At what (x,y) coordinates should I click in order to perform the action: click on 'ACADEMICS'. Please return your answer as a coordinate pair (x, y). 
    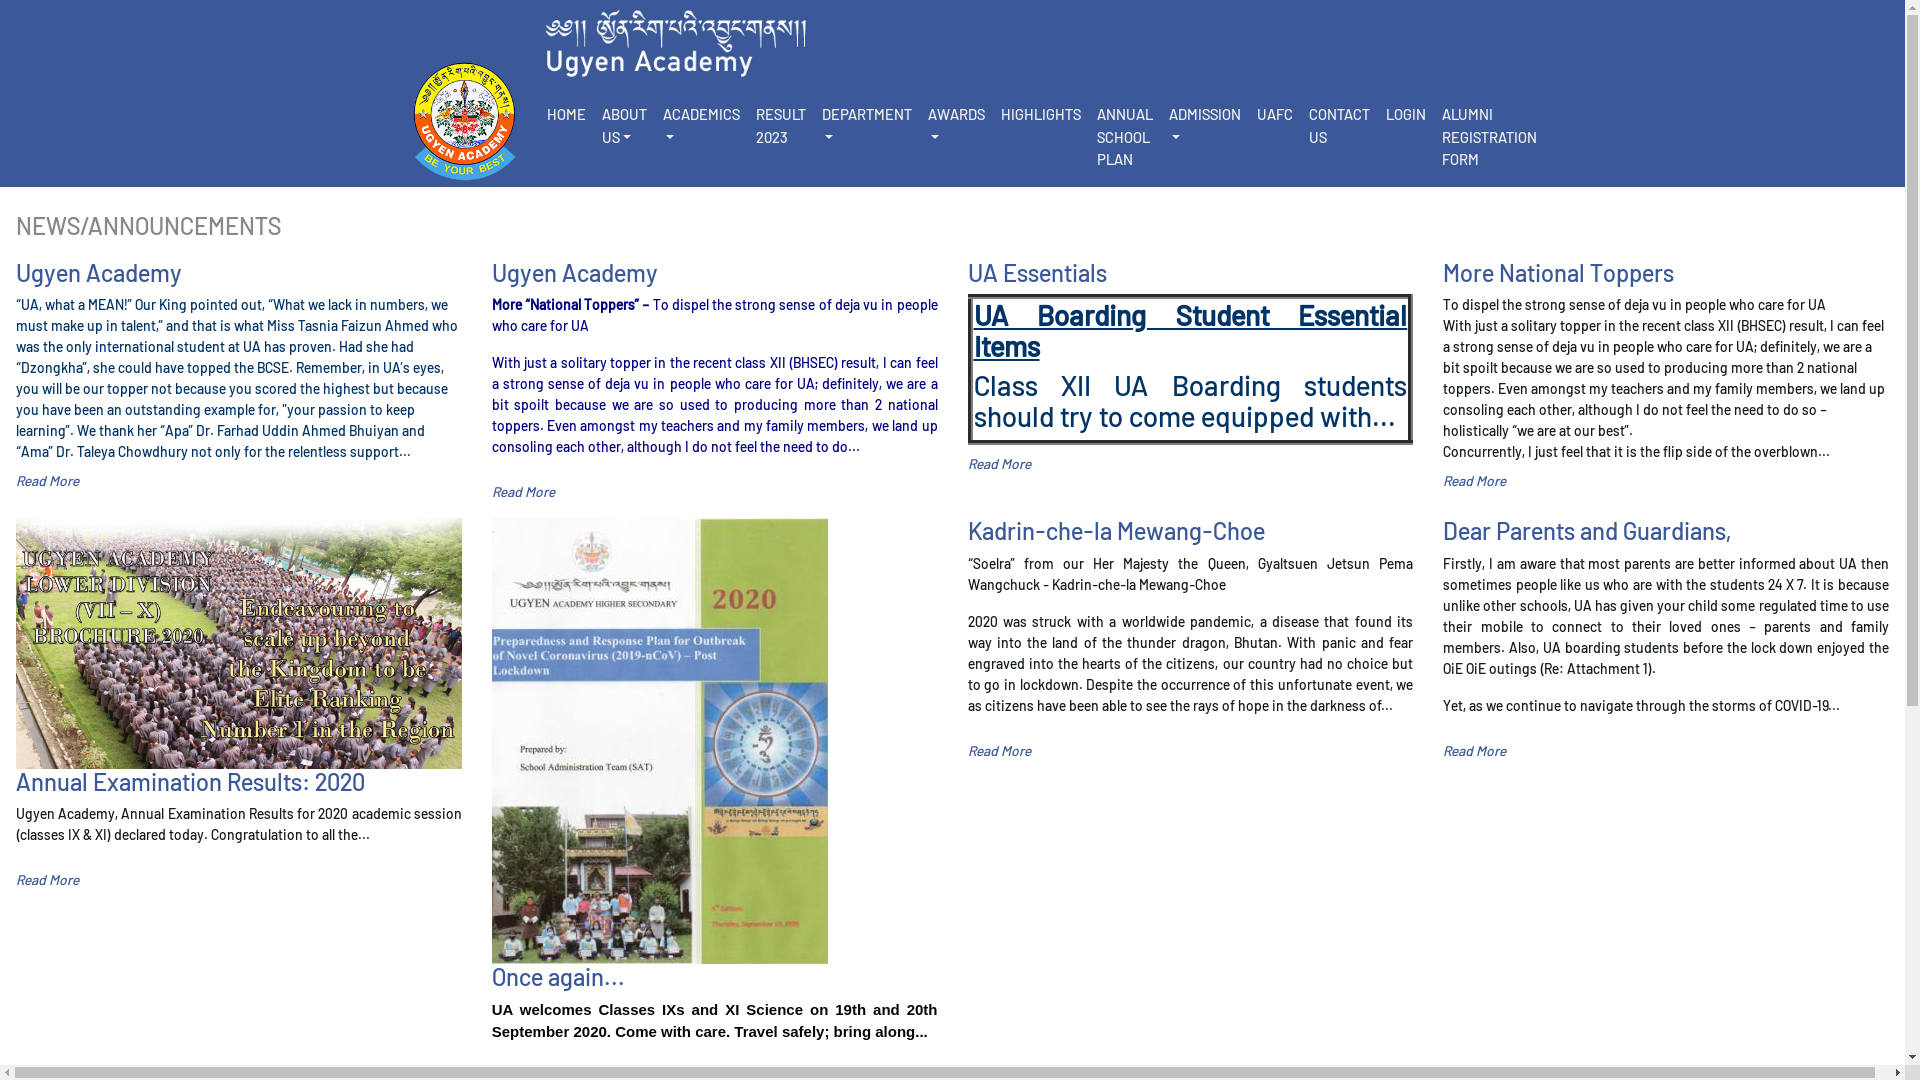
    Looking at the image, I should click on (700, 125).